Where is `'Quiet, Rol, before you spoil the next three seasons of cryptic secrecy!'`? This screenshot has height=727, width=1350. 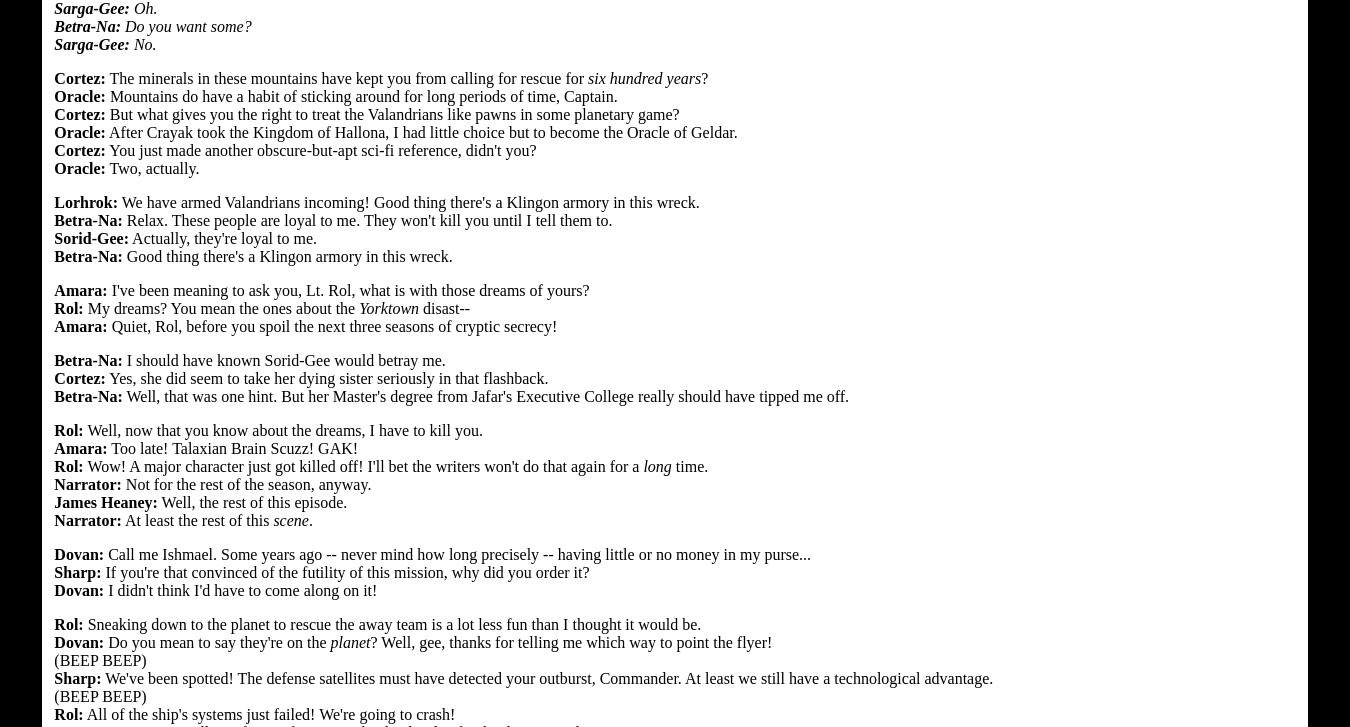 'Quiet, Rol, before you spoil the next three seasons of cryptic secrecy!' is located at coordinates (330, 325).